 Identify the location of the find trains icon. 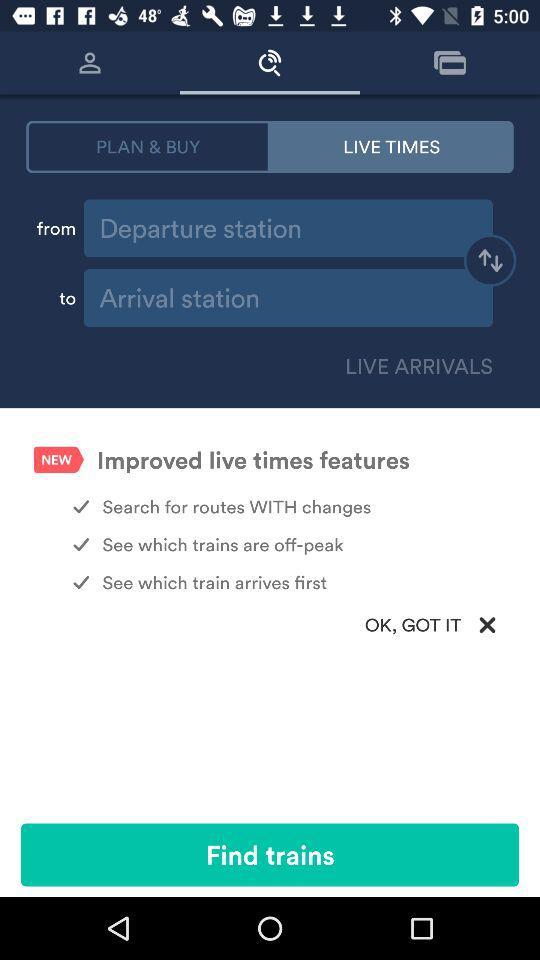
(270, 853).